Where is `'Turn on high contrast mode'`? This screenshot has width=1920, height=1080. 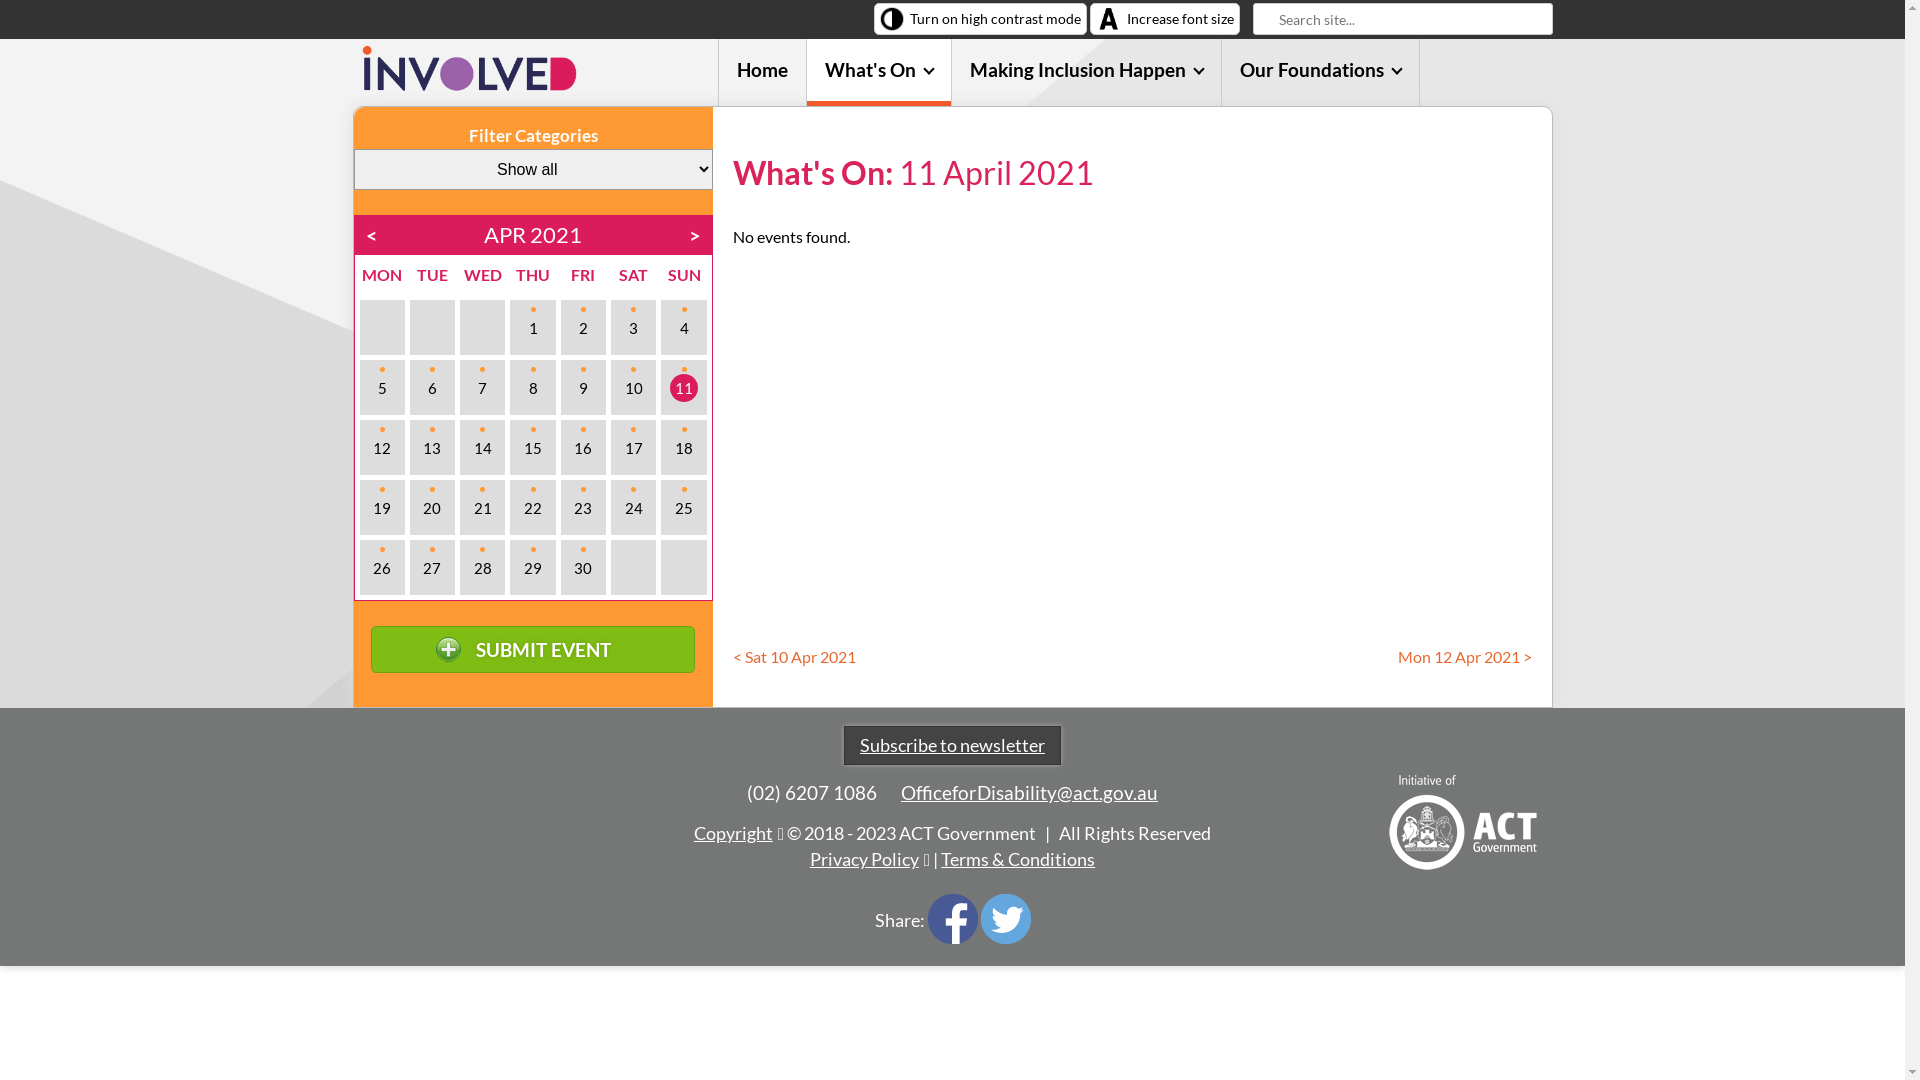 'Turn on high contrast mode' is located at coordinates (980, 19).